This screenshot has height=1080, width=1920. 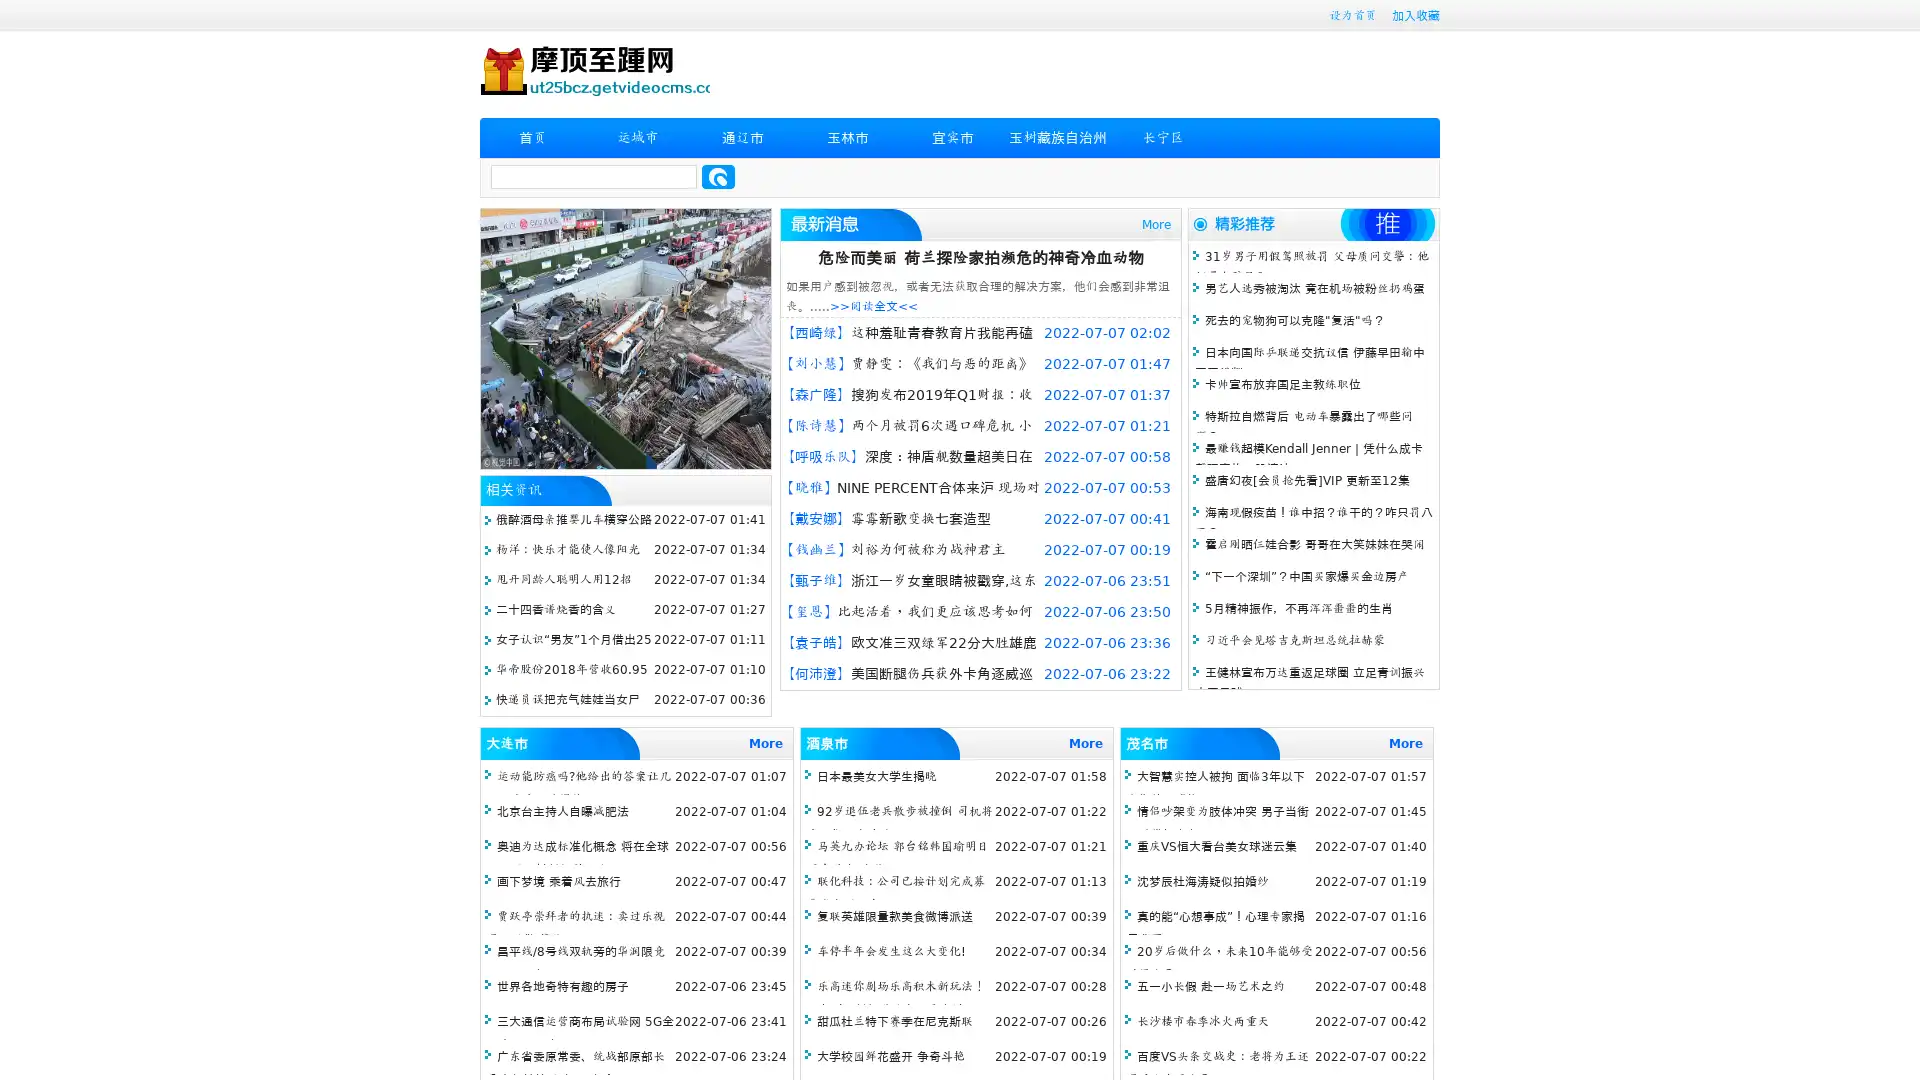 What do you see at coordinates (718, 176) in the screenshot?
I see `Search` at bounding box center [718, 176].